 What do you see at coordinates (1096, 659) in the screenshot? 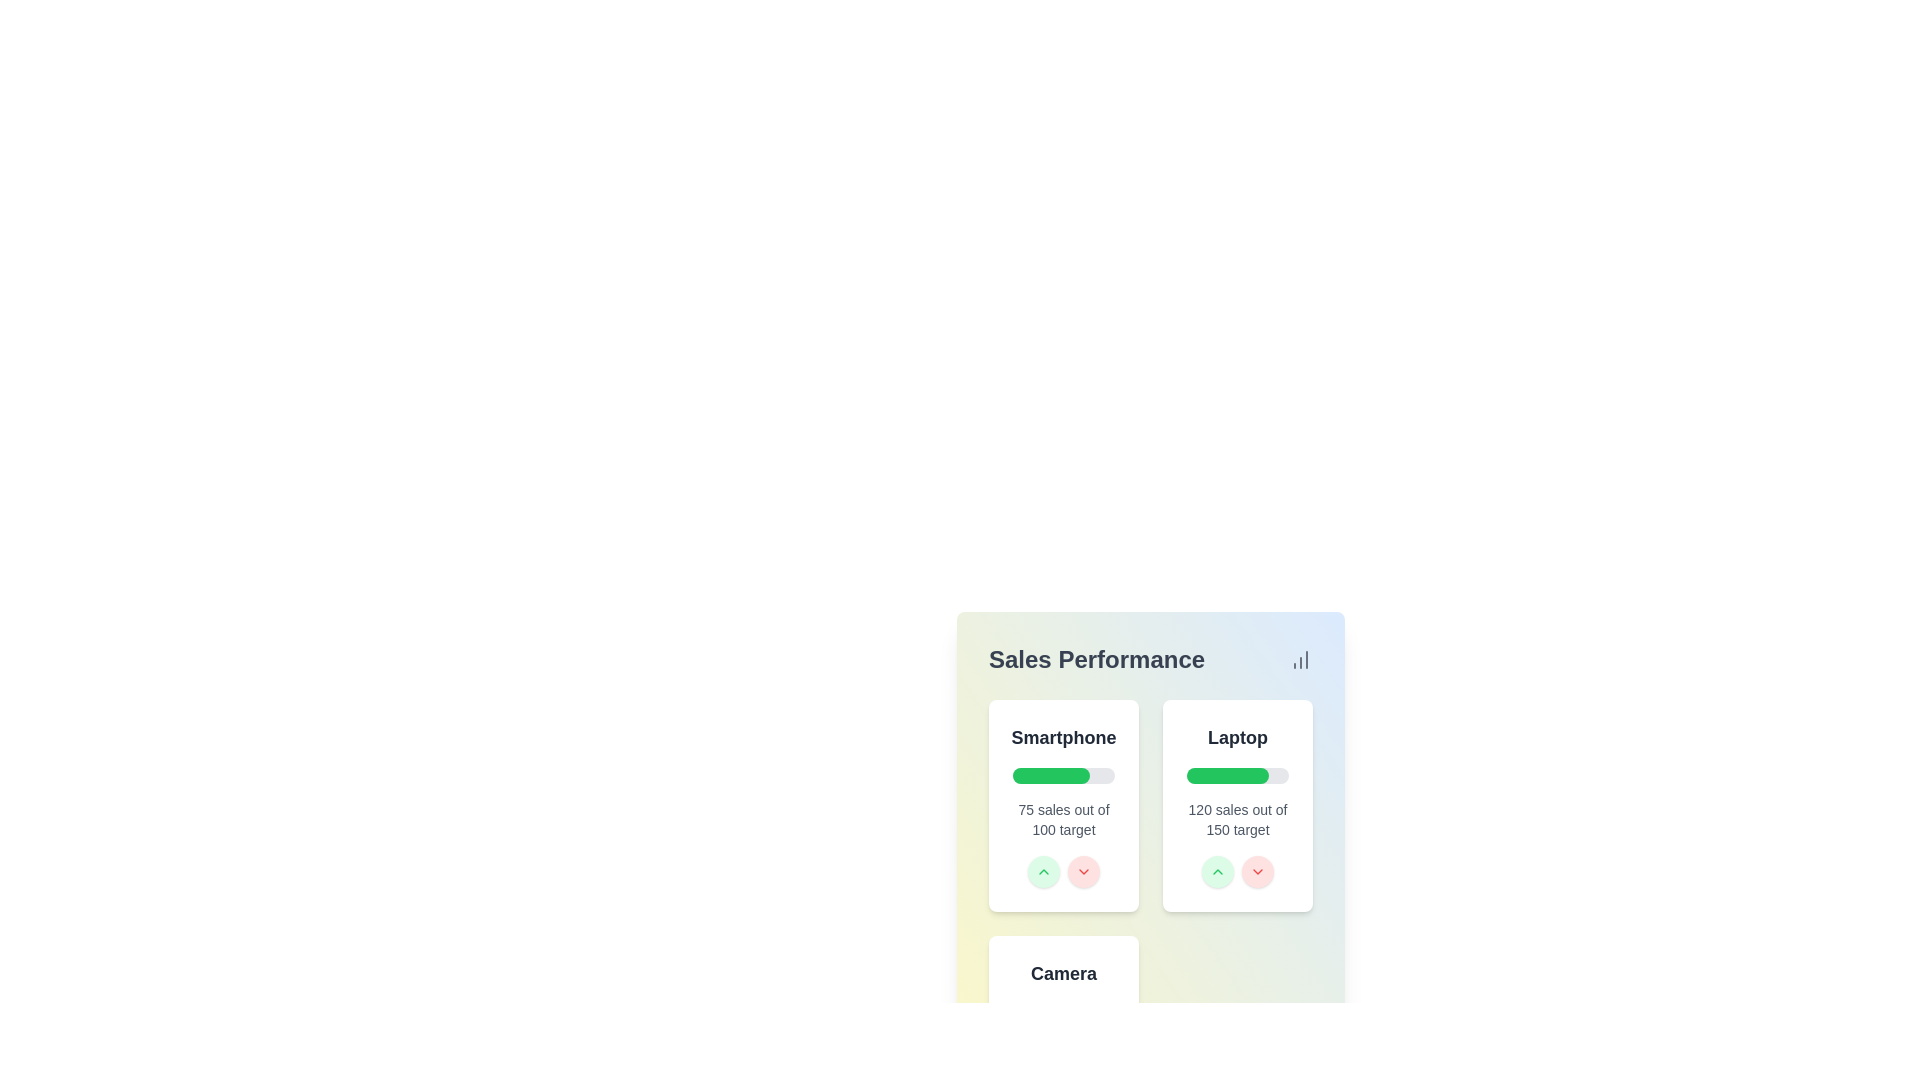
I see `text from the large, bold text label displaying 'Sales Performance' located at the top-left corner of the card-like component` at bounding box center [1096, 659].